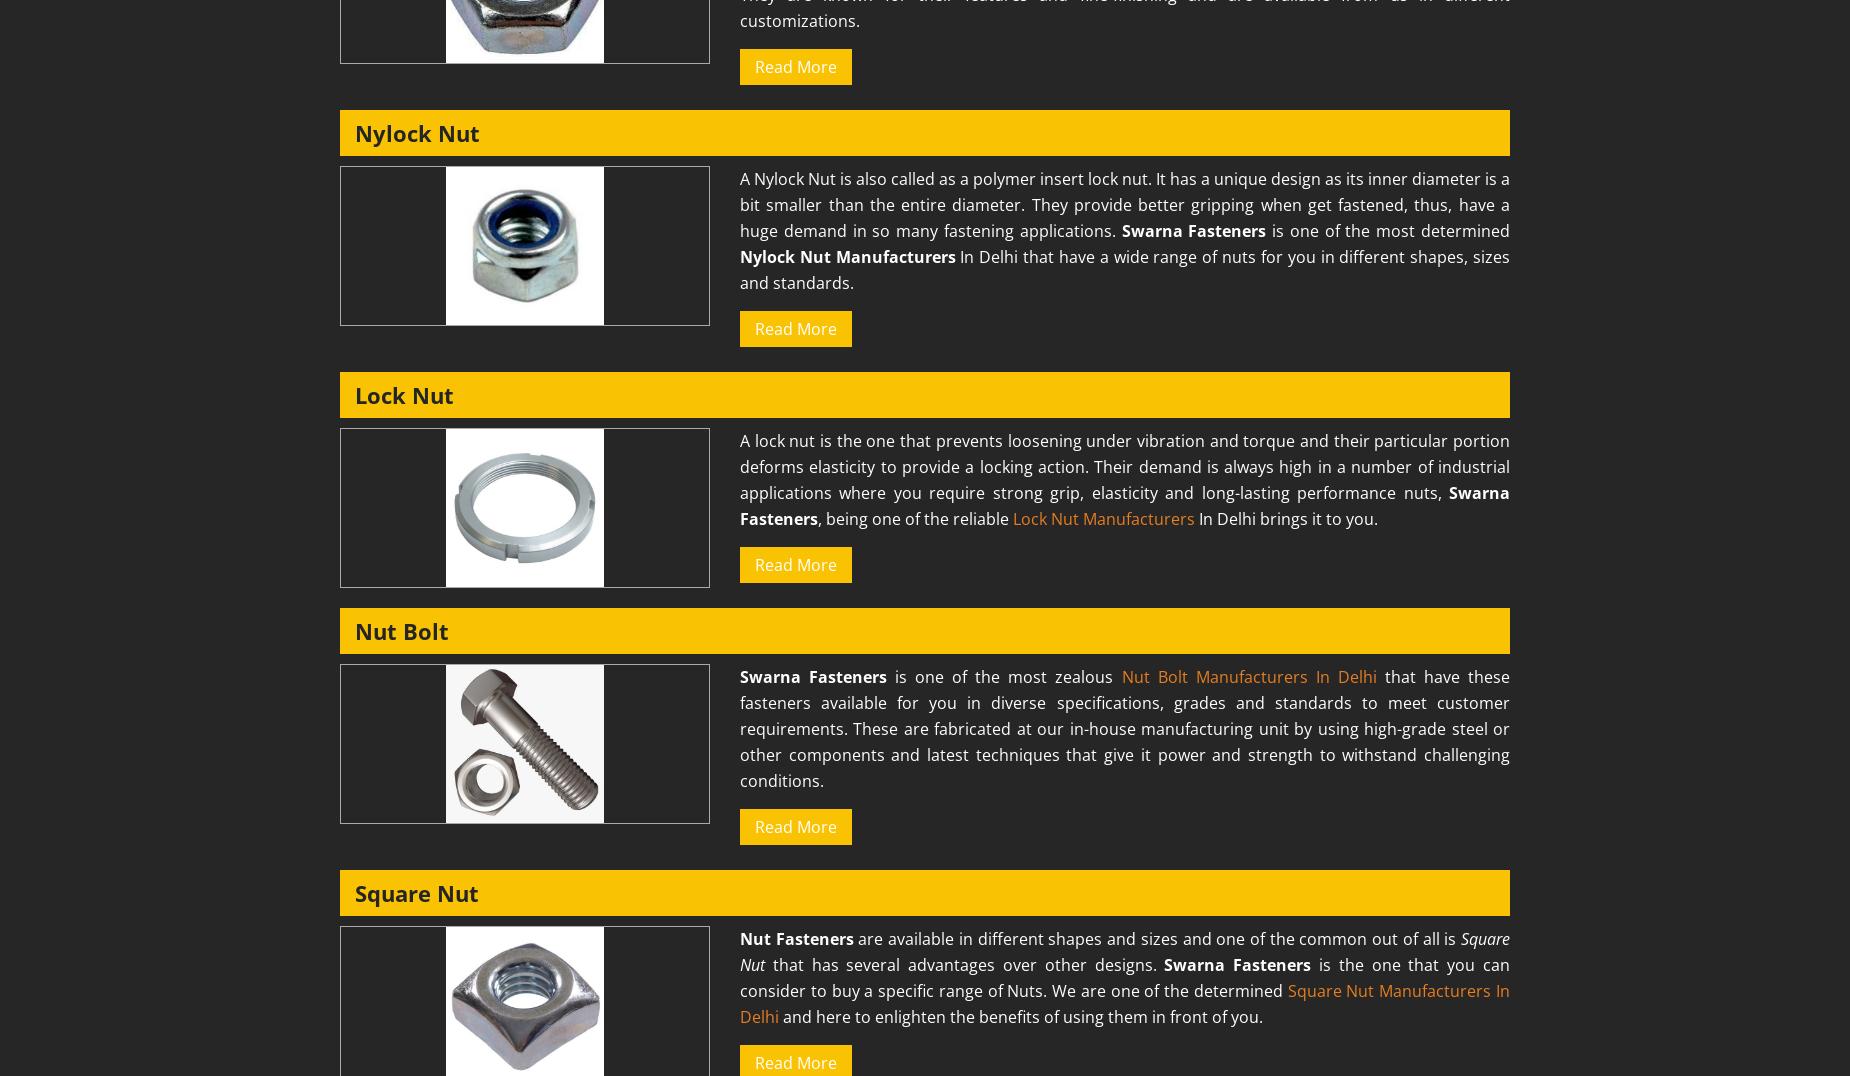 The image size is (1850, 1076). I want to click on 'A Nylock Nut is also called as a polymer insert lock nut. It has a unique design as its inner diameter is a bit smaller than the entire diameter. They provide better gripping when get fastened, thus, have a huge demand in so many fastening applications.', so click(1123, 203).